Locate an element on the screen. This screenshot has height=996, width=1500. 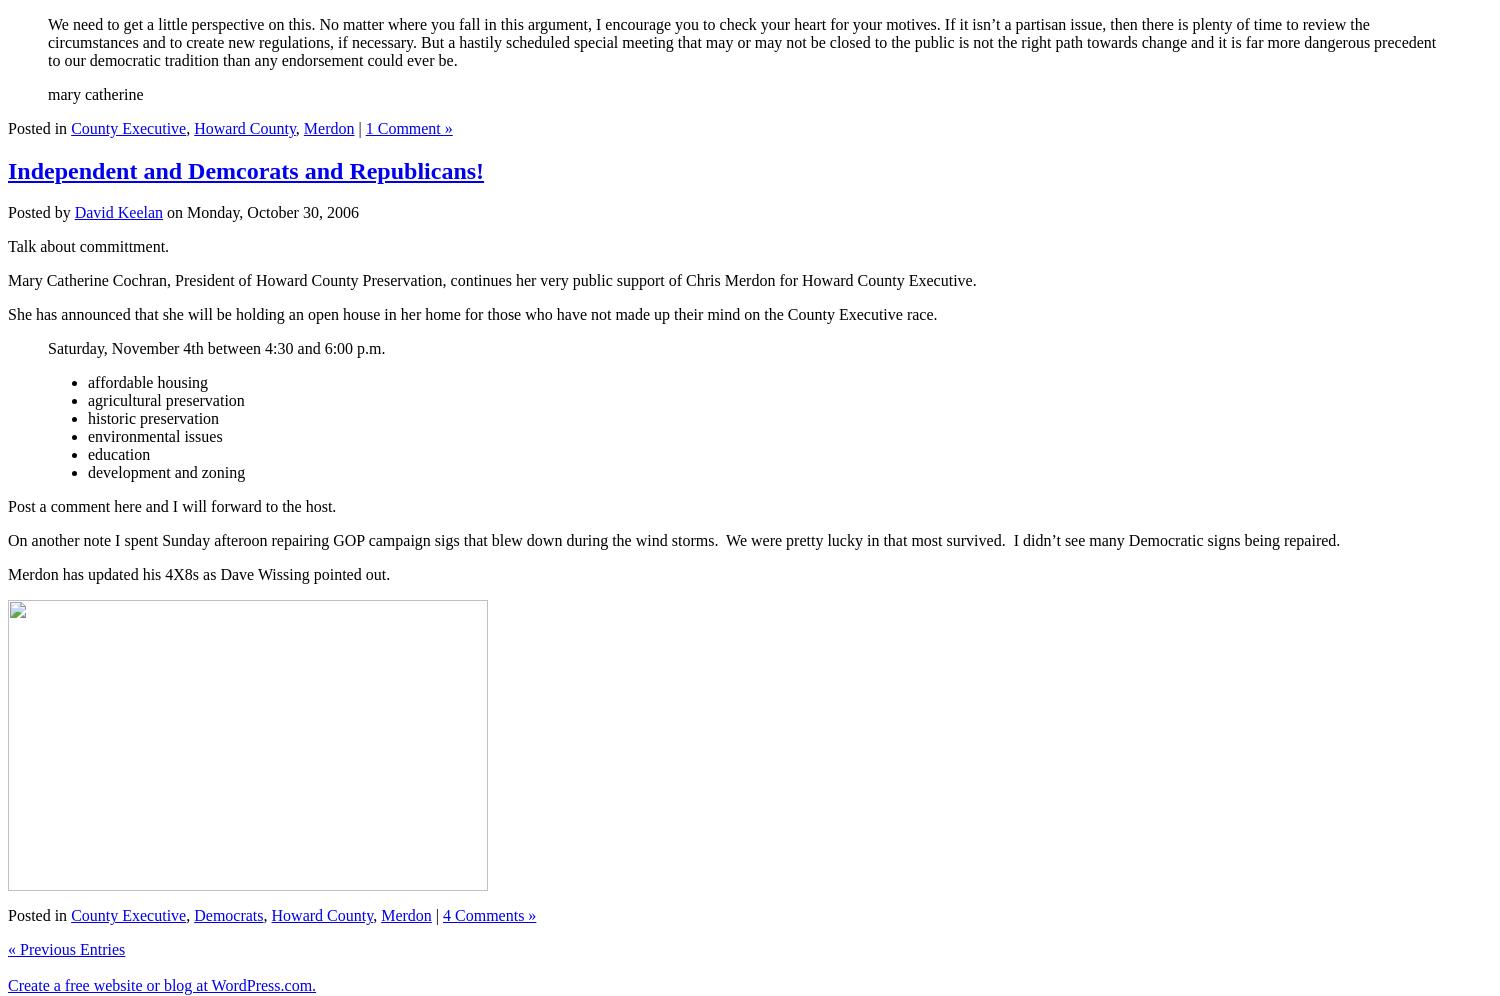
'Democrats' is located at coordinates (227, 915).